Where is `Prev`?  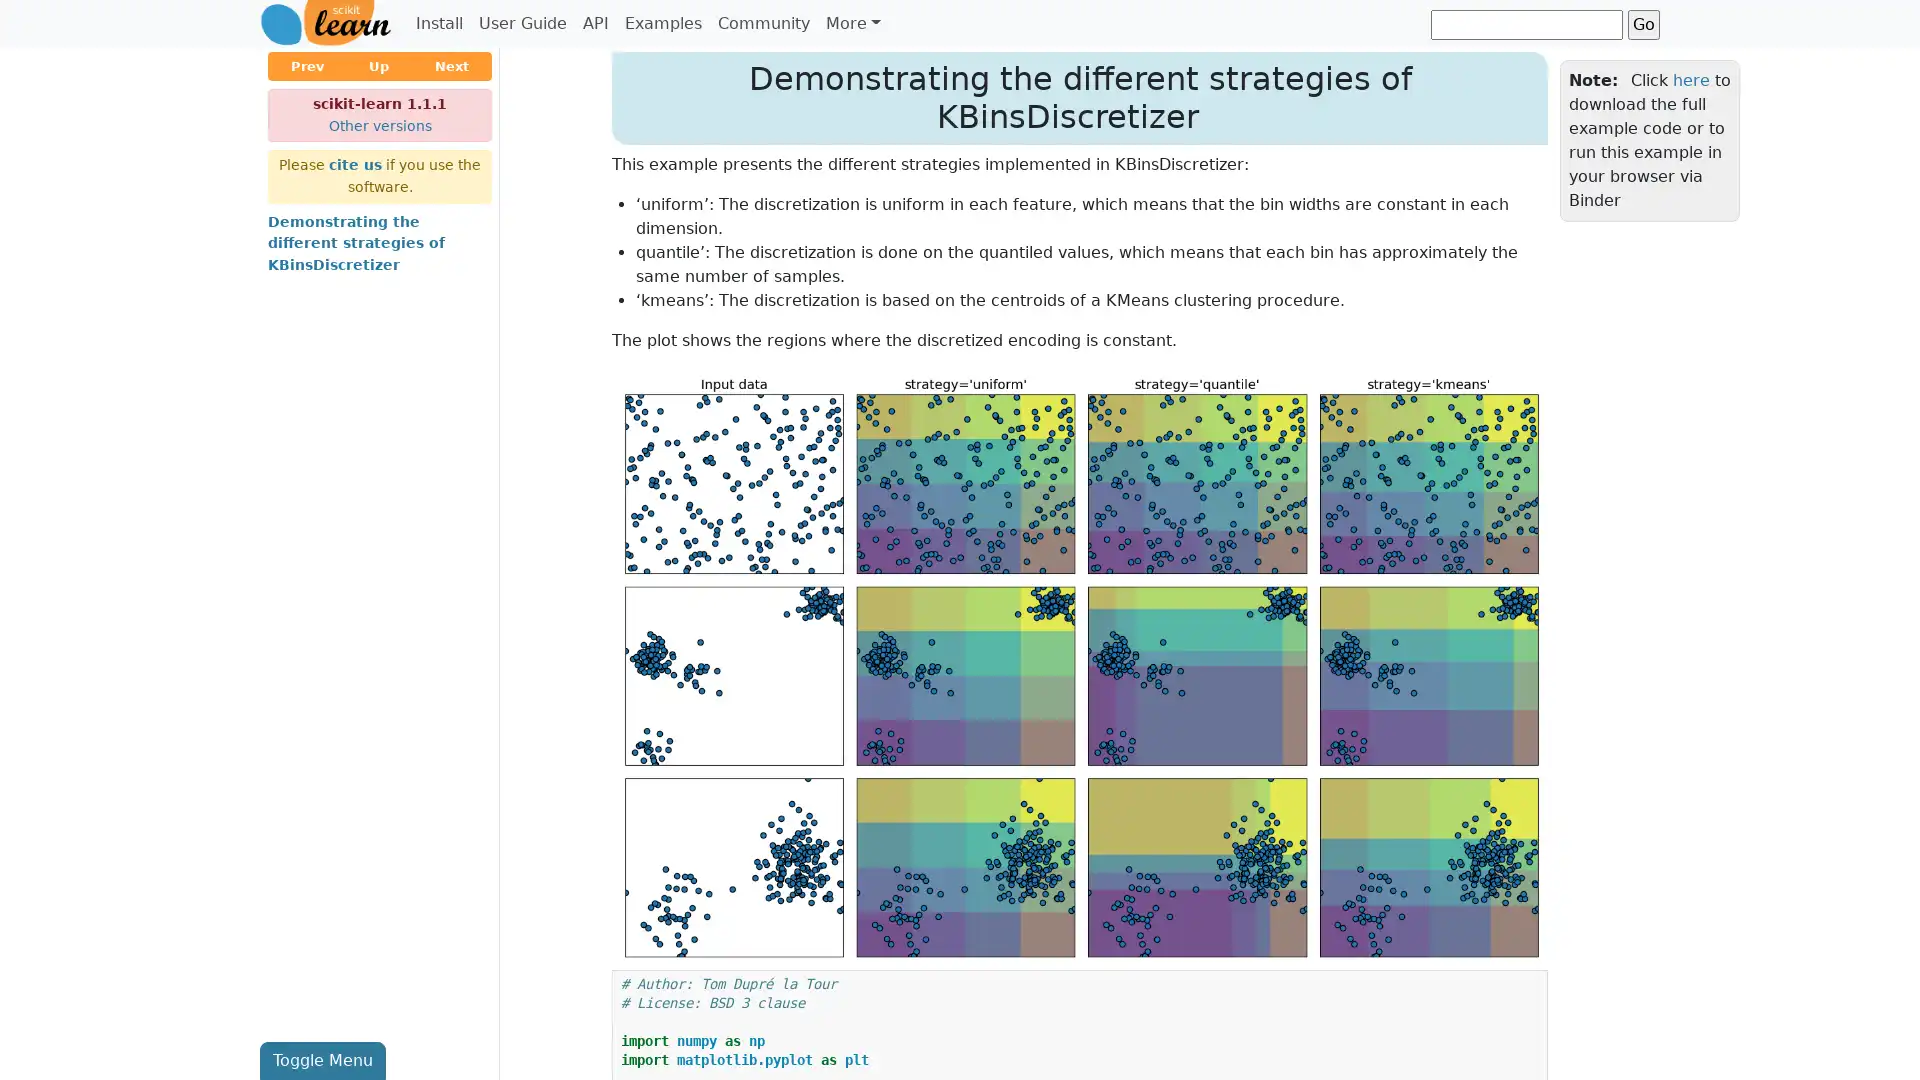 Prev is located at coordinates (306, 65).